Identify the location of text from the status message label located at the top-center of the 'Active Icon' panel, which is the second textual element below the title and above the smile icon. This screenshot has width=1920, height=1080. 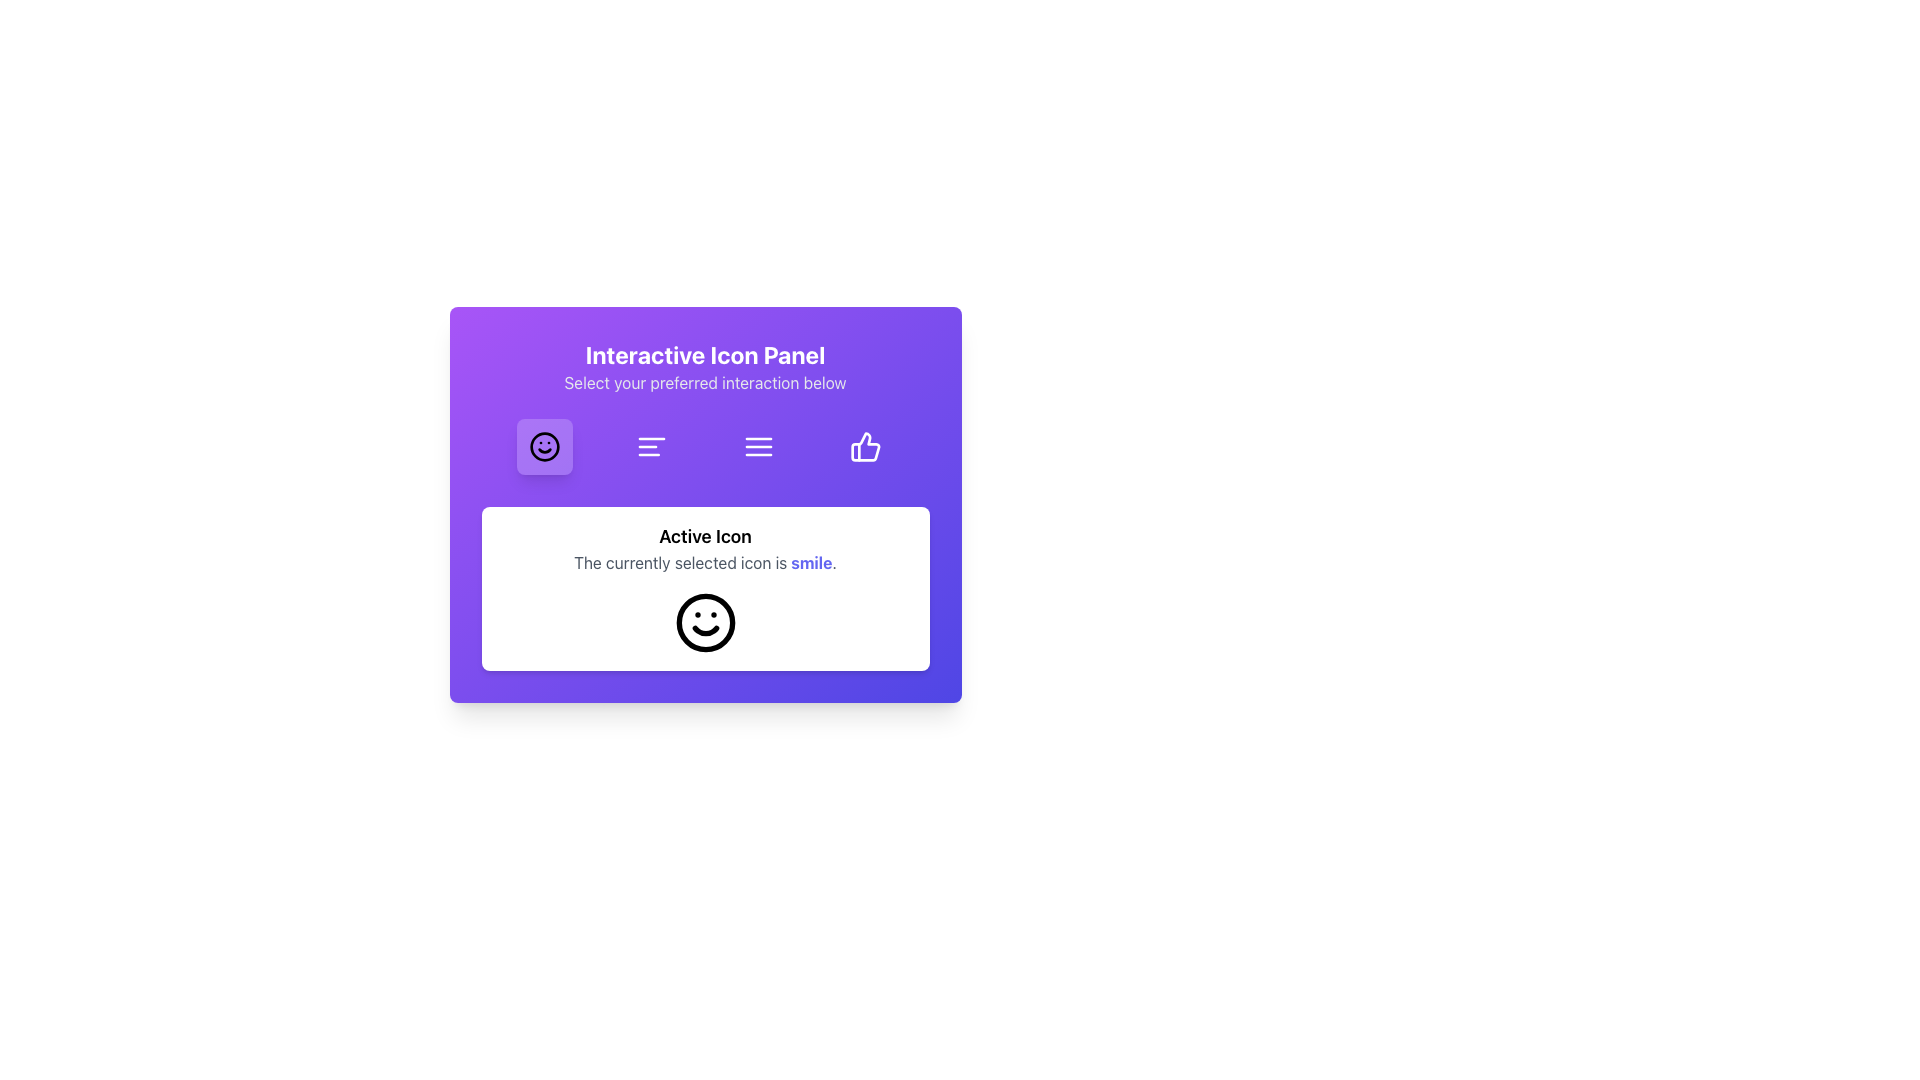
(705, 563).